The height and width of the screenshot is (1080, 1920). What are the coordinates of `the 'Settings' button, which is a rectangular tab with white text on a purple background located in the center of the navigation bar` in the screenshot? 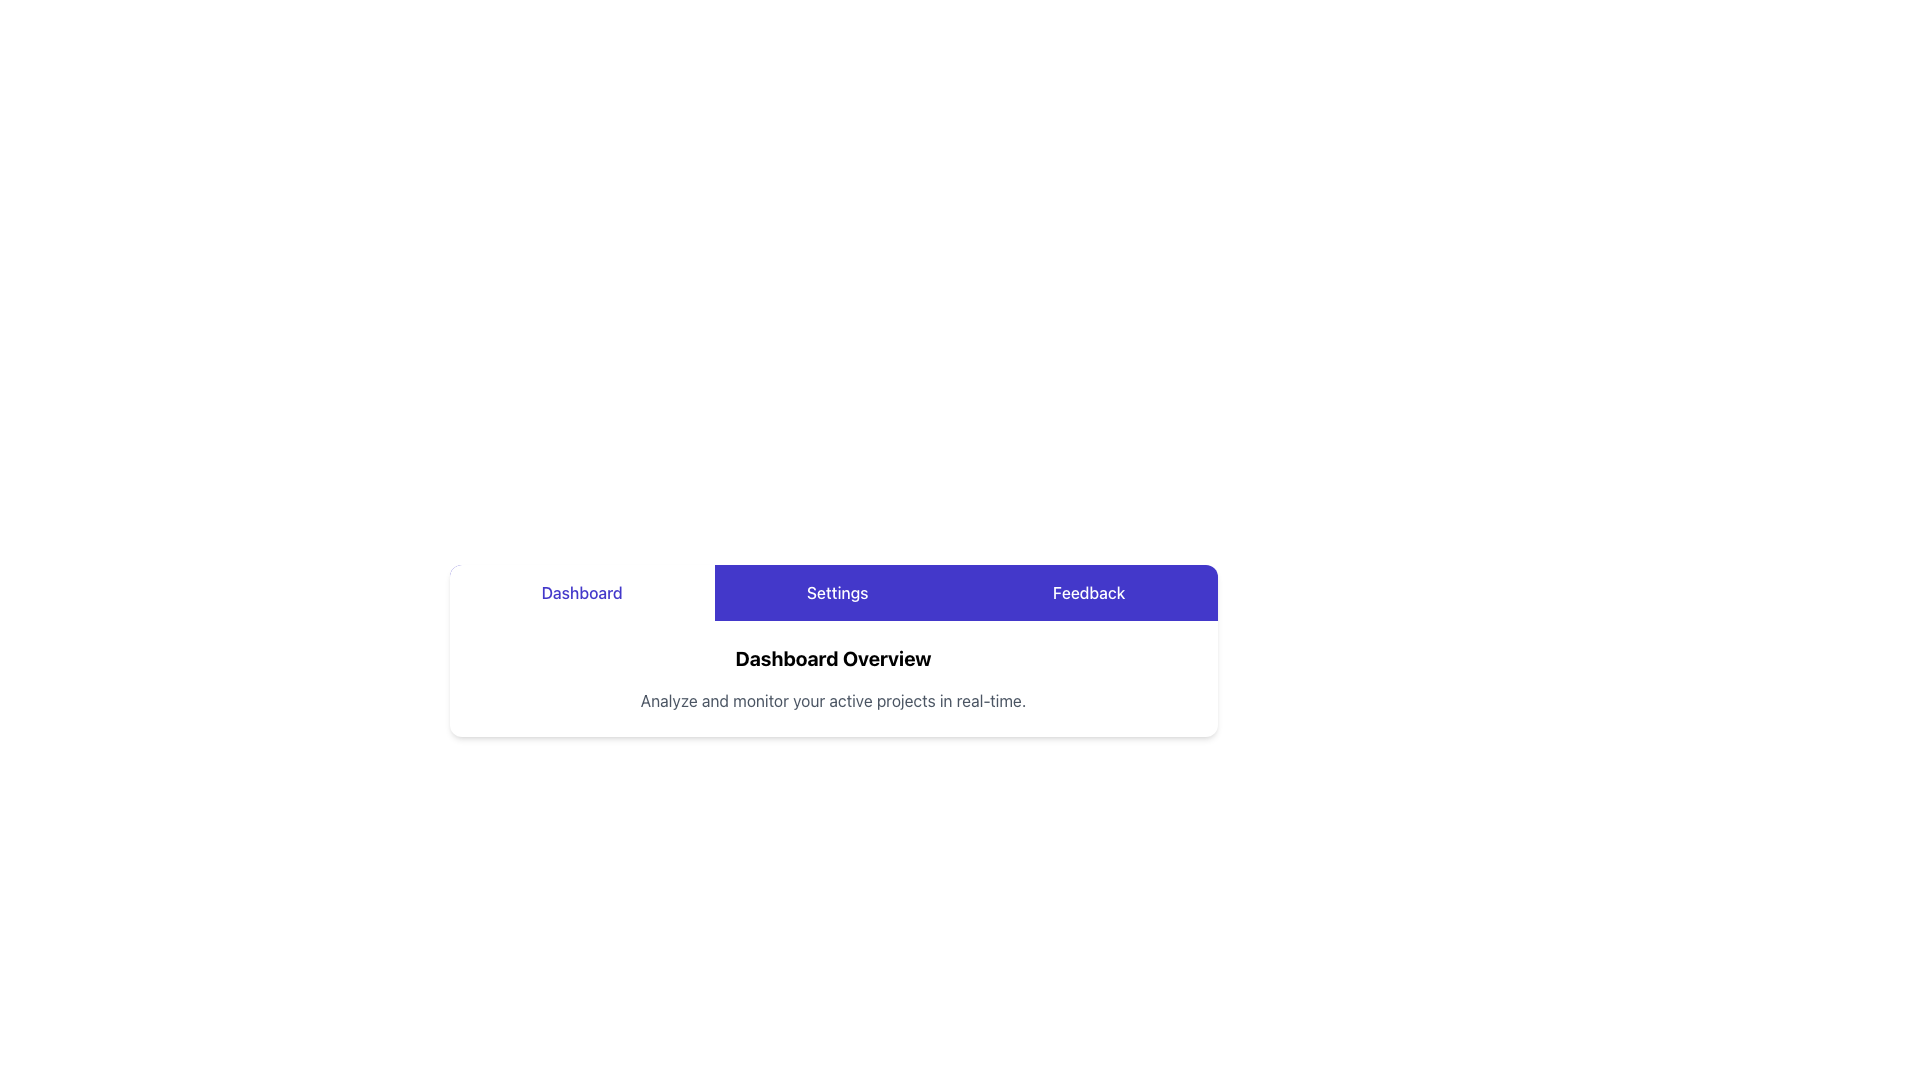 It's located at (837, 592).